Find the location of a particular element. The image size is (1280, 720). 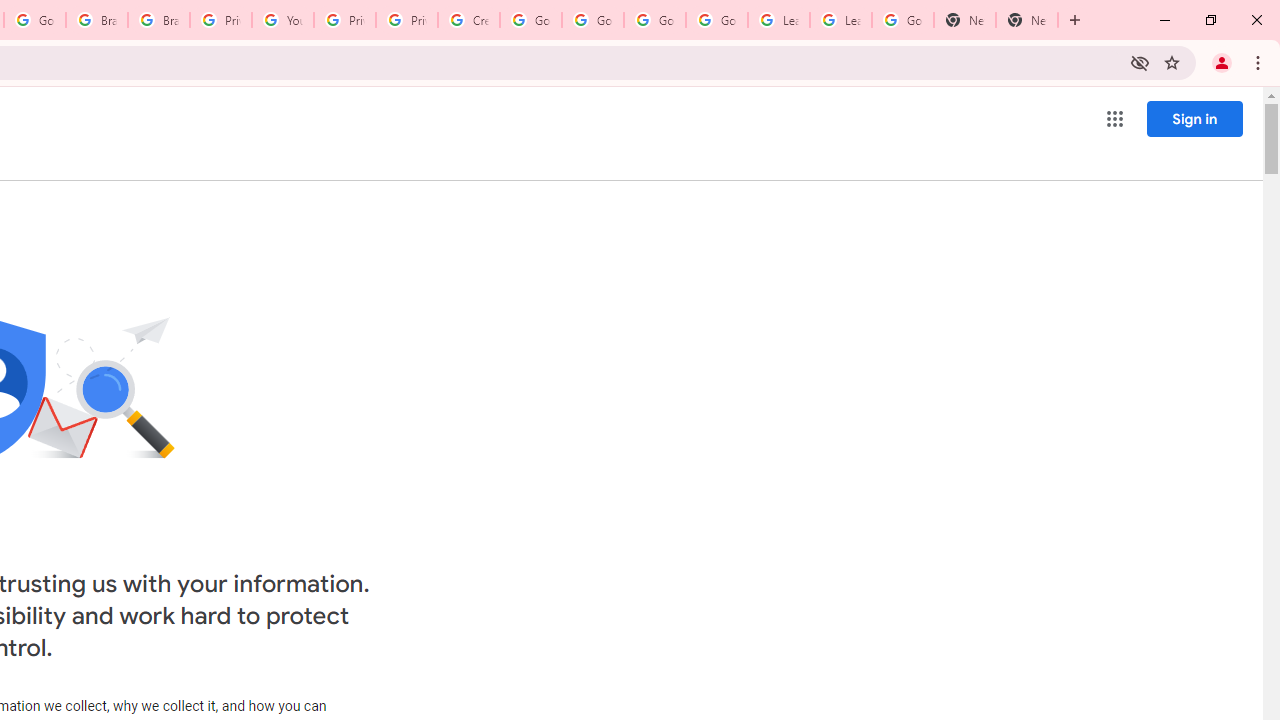

'Create your Google Account' is located at coordinates (468, 20).